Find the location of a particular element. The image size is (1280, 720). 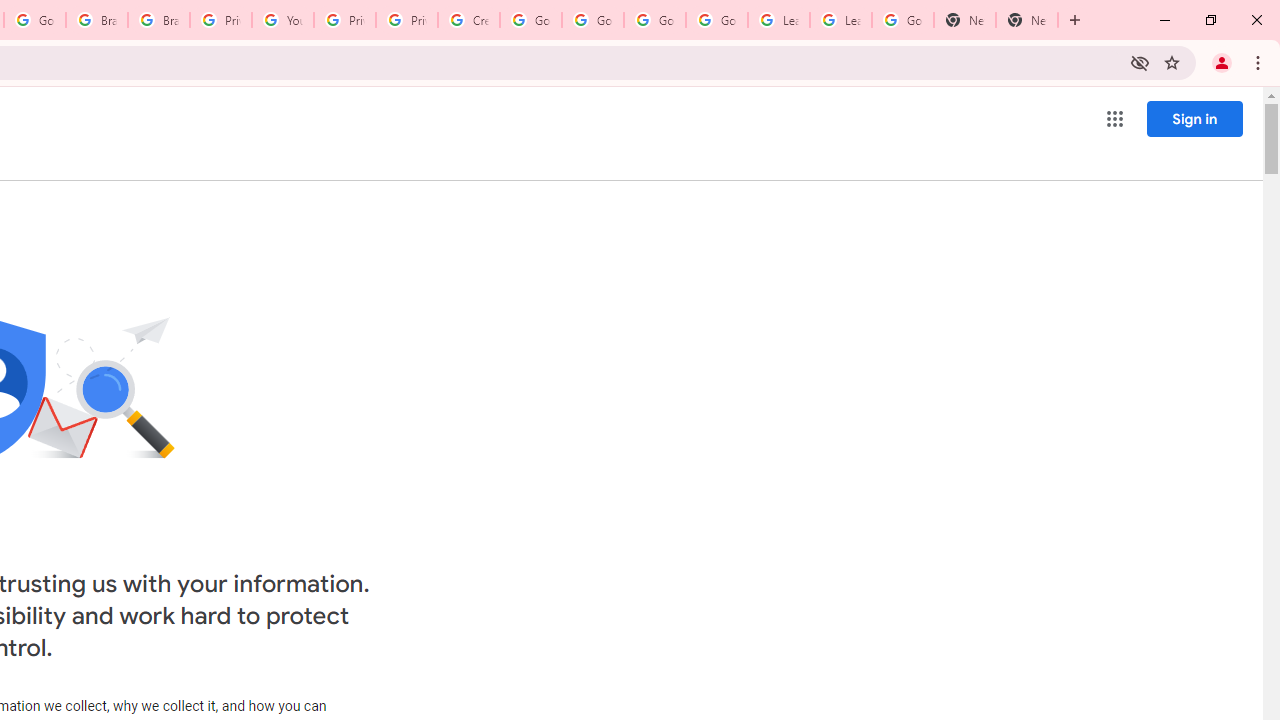

'Create your Google Account' is located at coordinates (468, 20).